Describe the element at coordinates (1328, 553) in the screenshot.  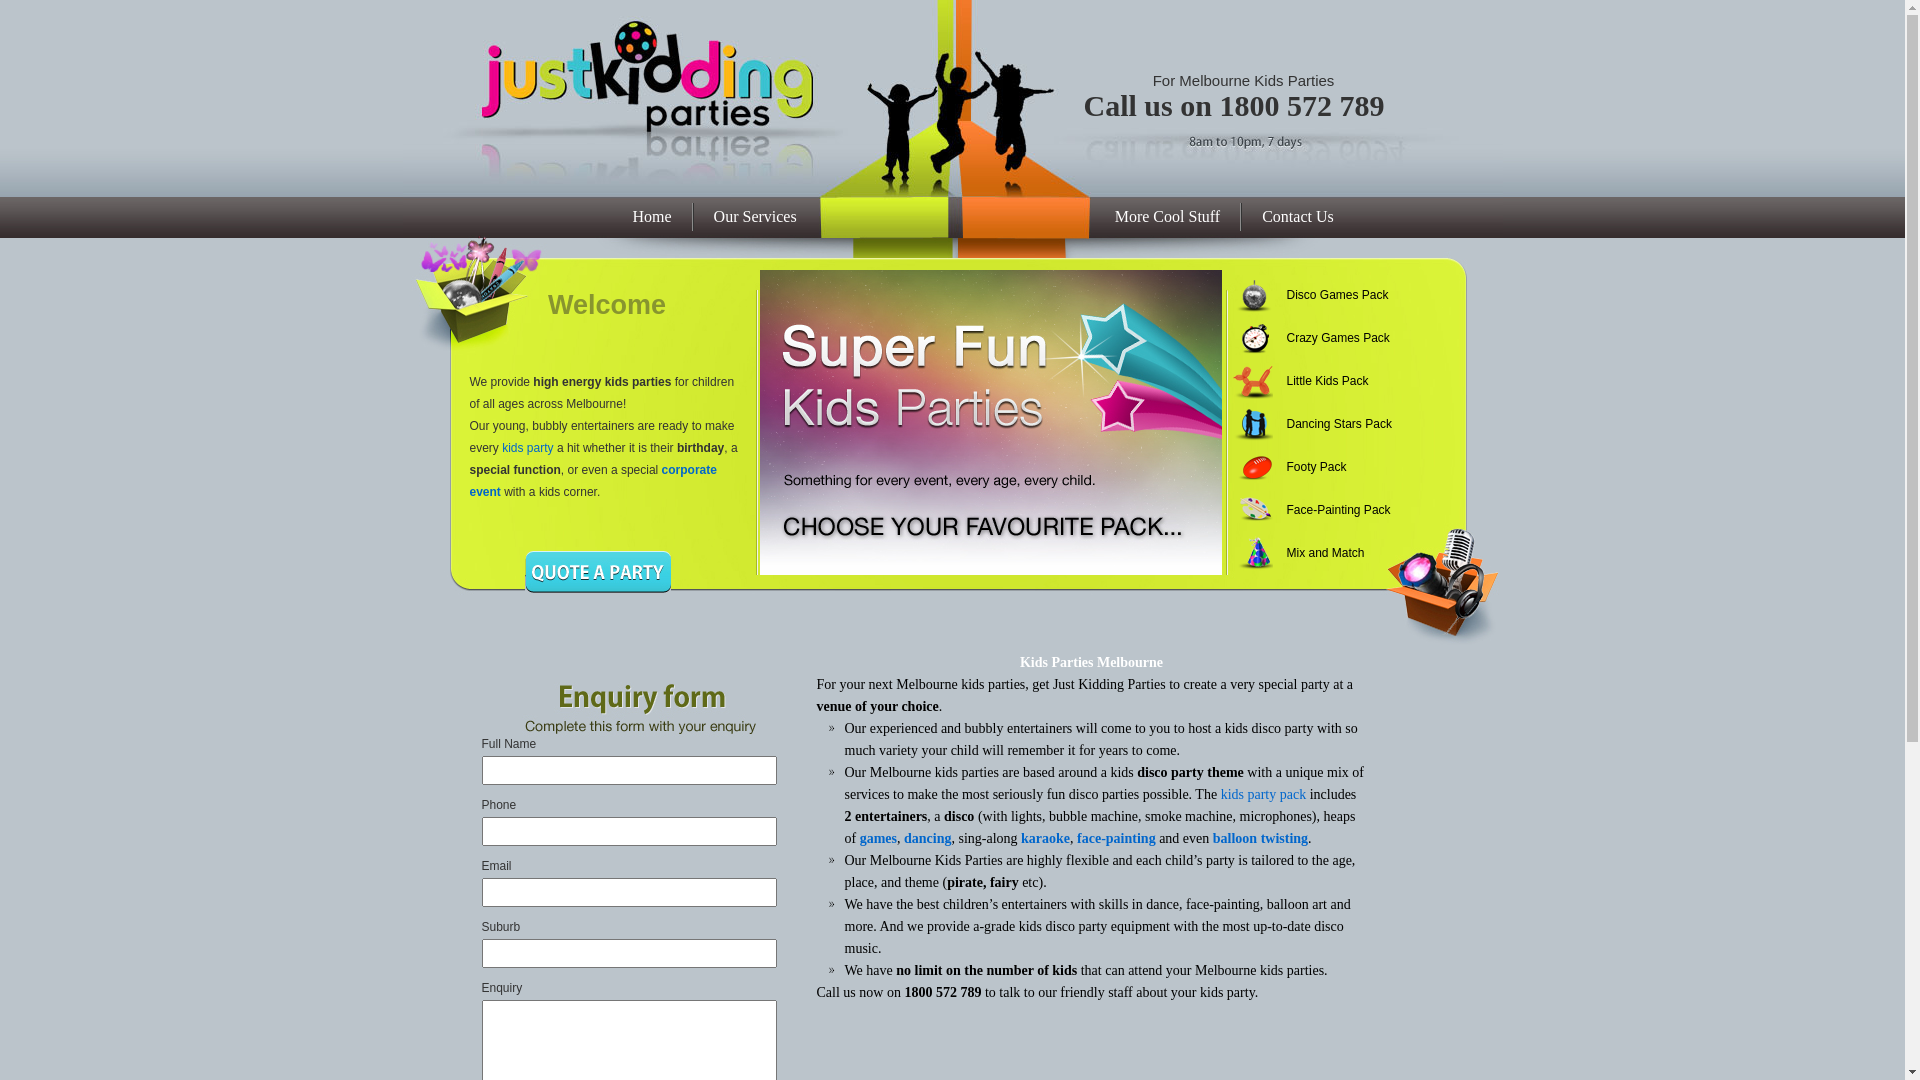
I see `'Mix and Match'` at that location.